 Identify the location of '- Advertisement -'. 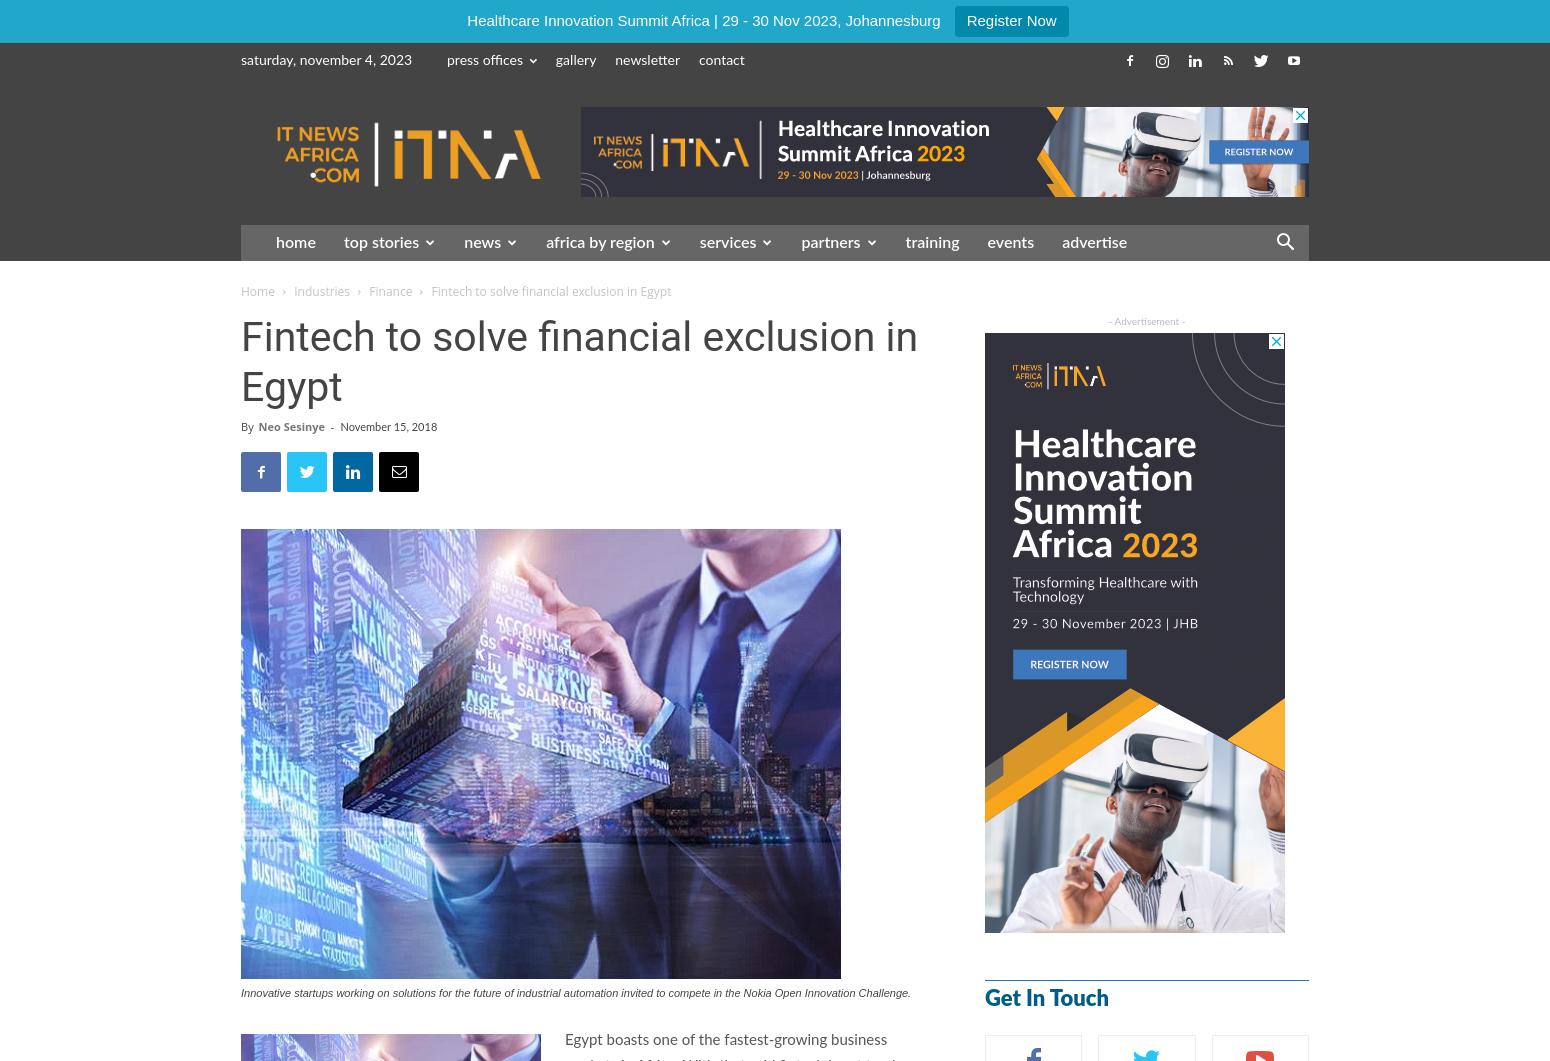
(1106, 321).